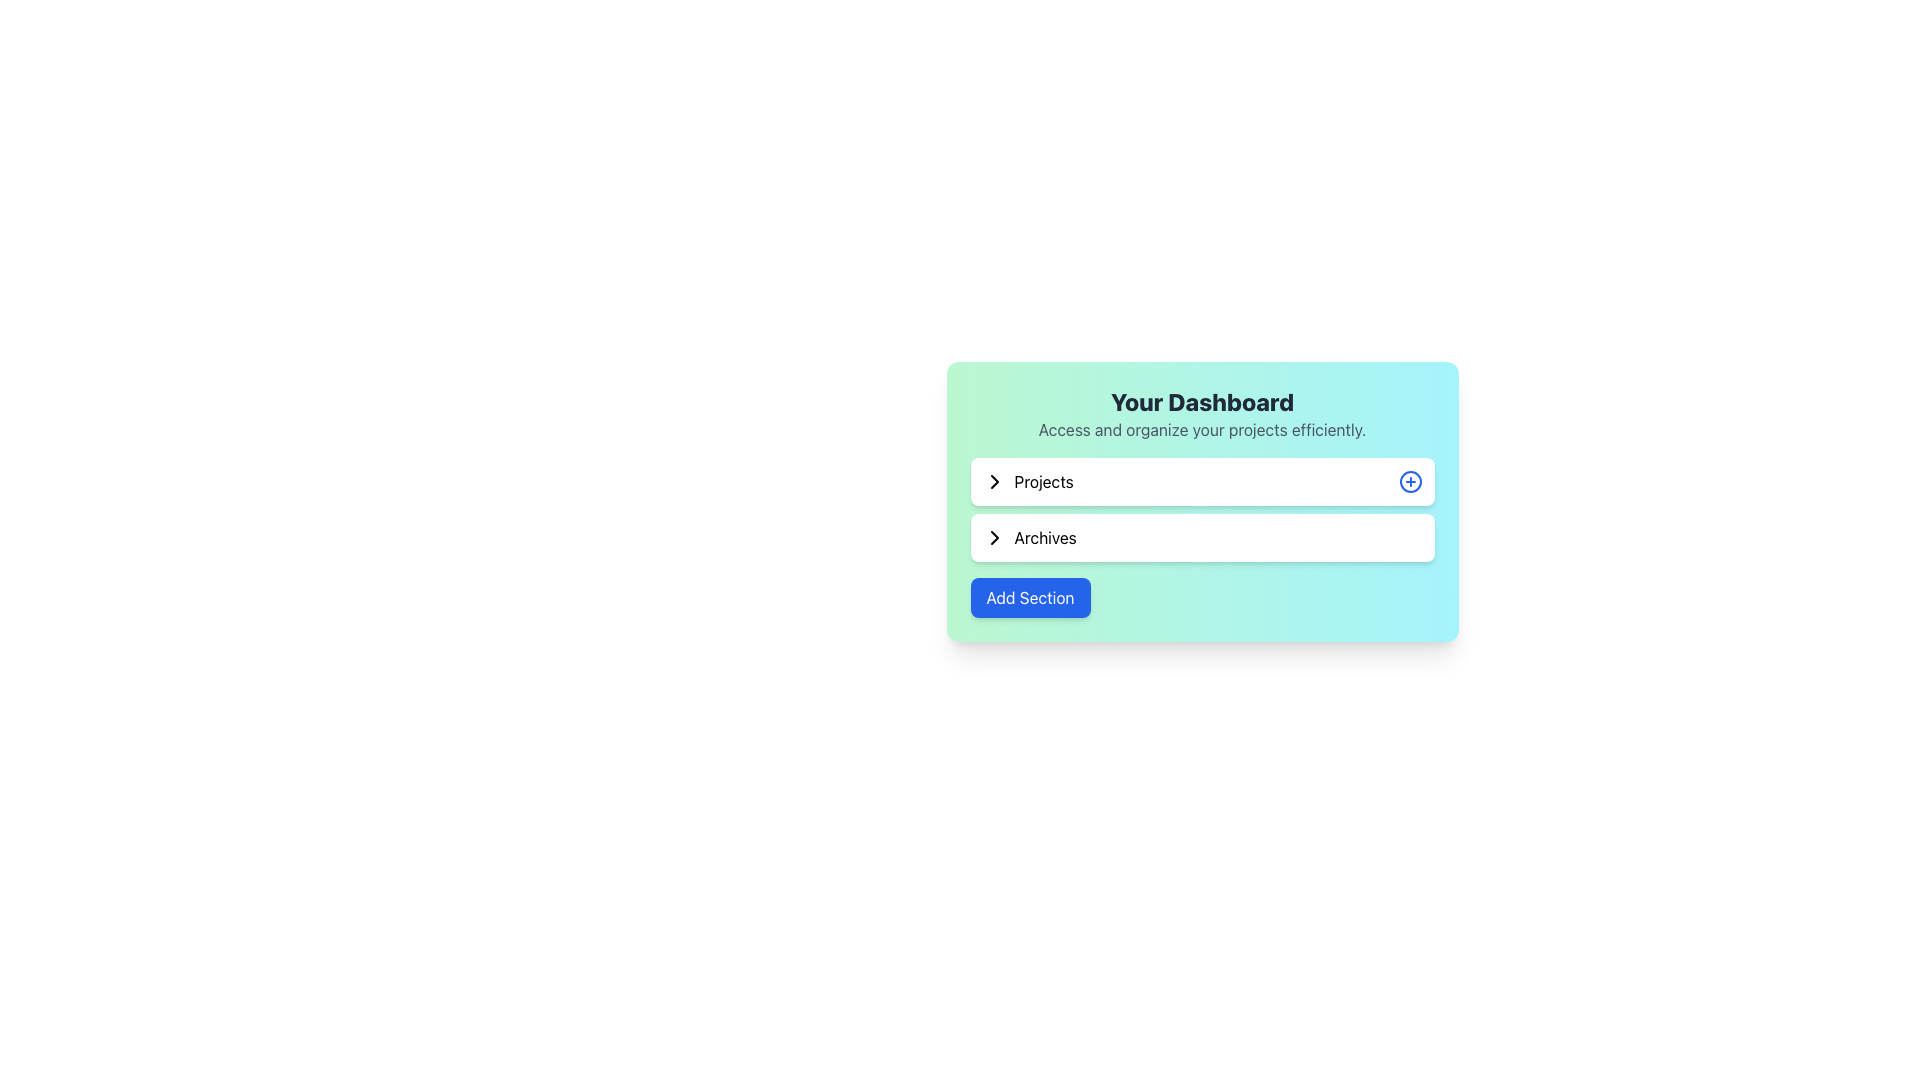 This screenshot has width=1920, height=1080. What do you see at coordinates (994, 536) in the screenshot?
I see `the right-facing chevron arrow icon next to the 'Archives' label` at bounding box center [994, 536].